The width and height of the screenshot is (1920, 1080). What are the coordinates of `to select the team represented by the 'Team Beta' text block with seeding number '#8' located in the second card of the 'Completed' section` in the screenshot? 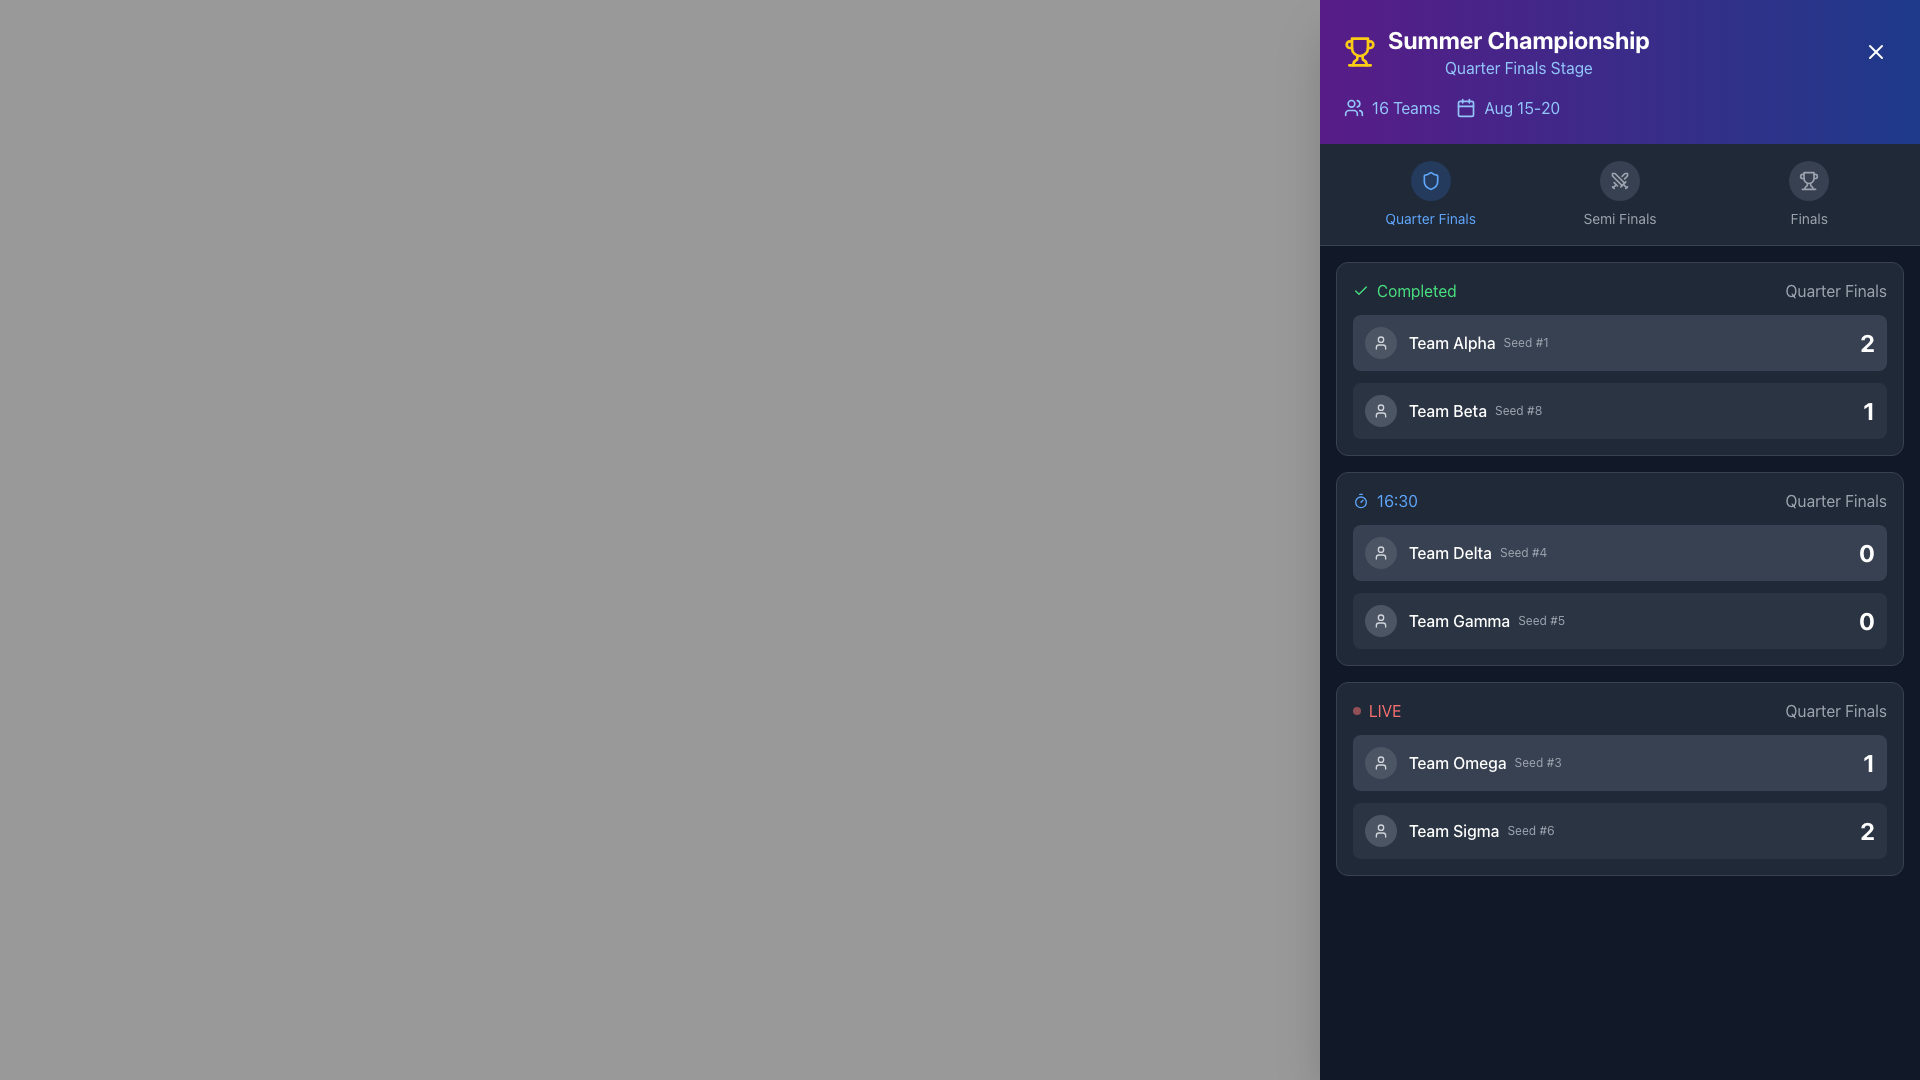 It's located at (1453, 410).